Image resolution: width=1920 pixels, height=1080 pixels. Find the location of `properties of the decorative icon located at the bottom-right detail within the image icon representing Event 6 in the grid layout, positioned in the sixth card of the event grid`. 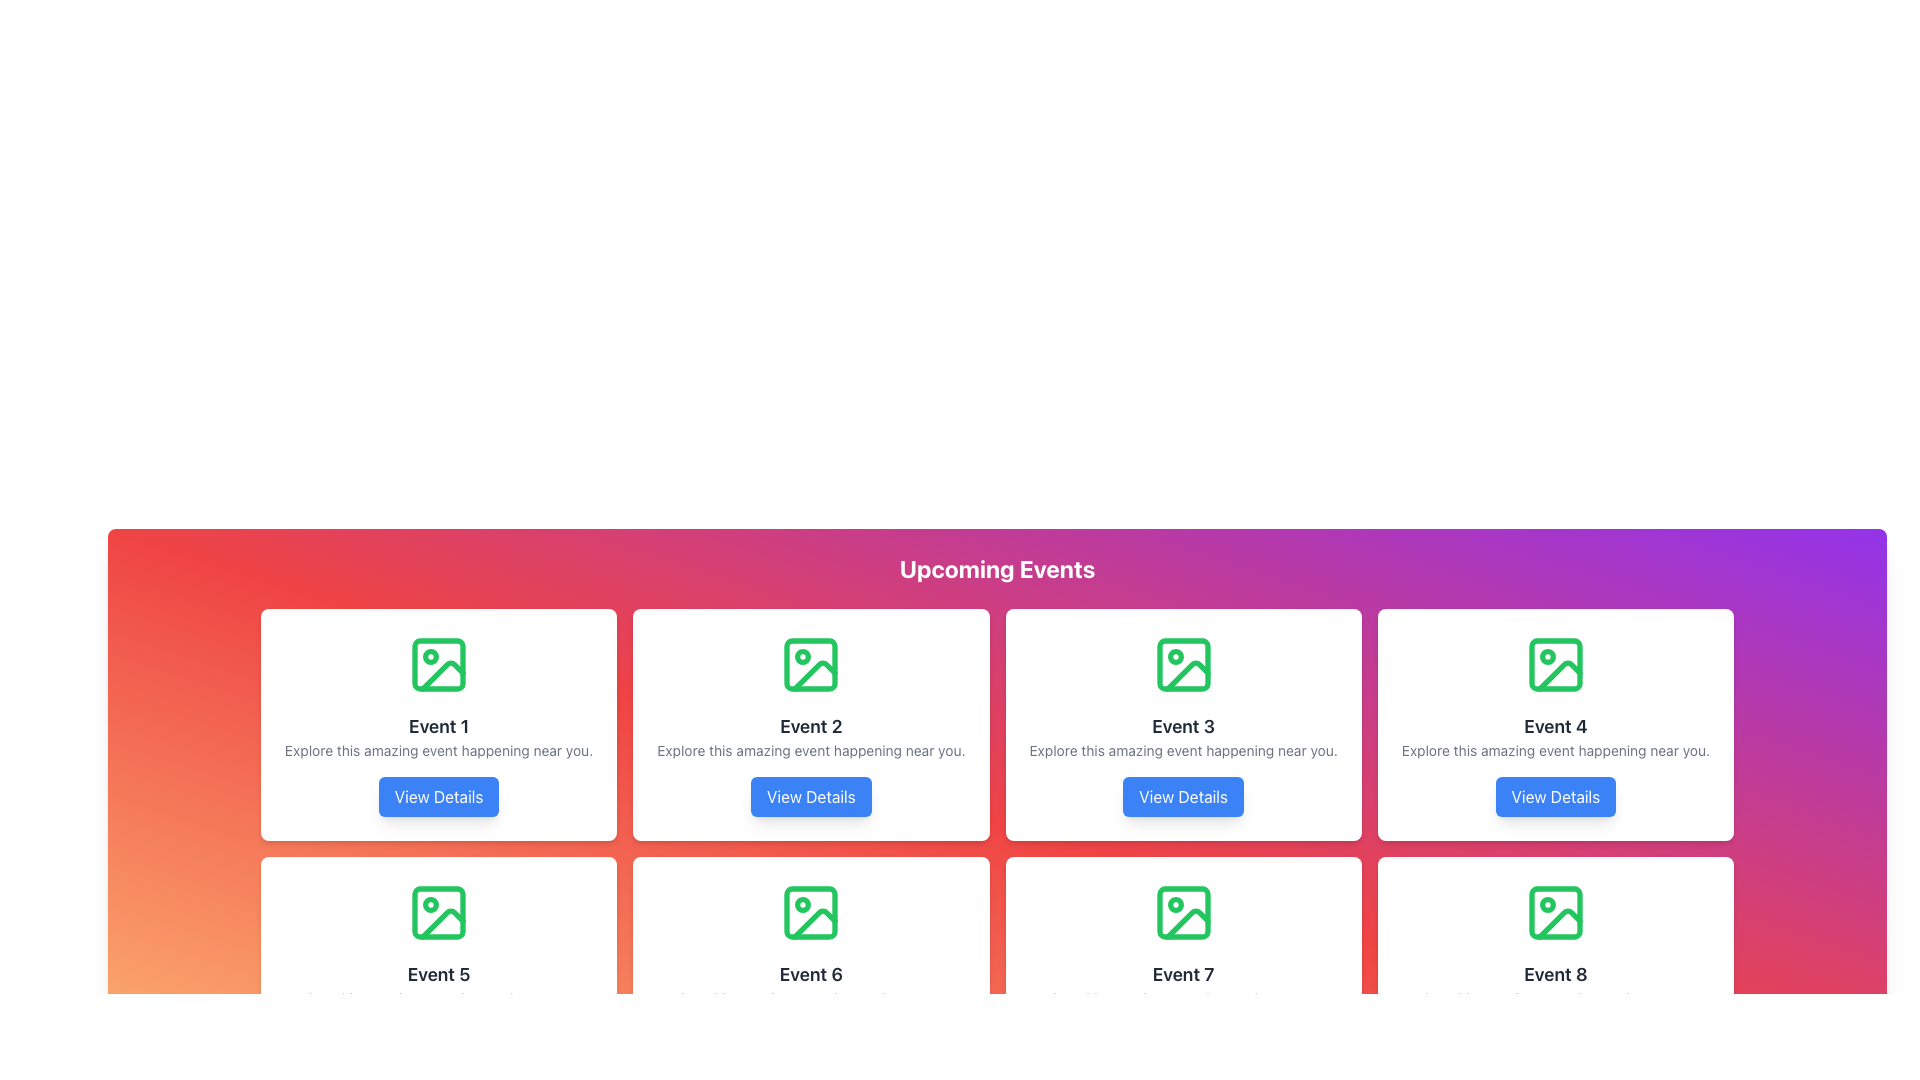

properties of the decorative icon located at the bottom-right detail within the image icon representing Event 6 in the grid layout, positioned in the sixth card of the event grid is located at coordinates (815, 924).